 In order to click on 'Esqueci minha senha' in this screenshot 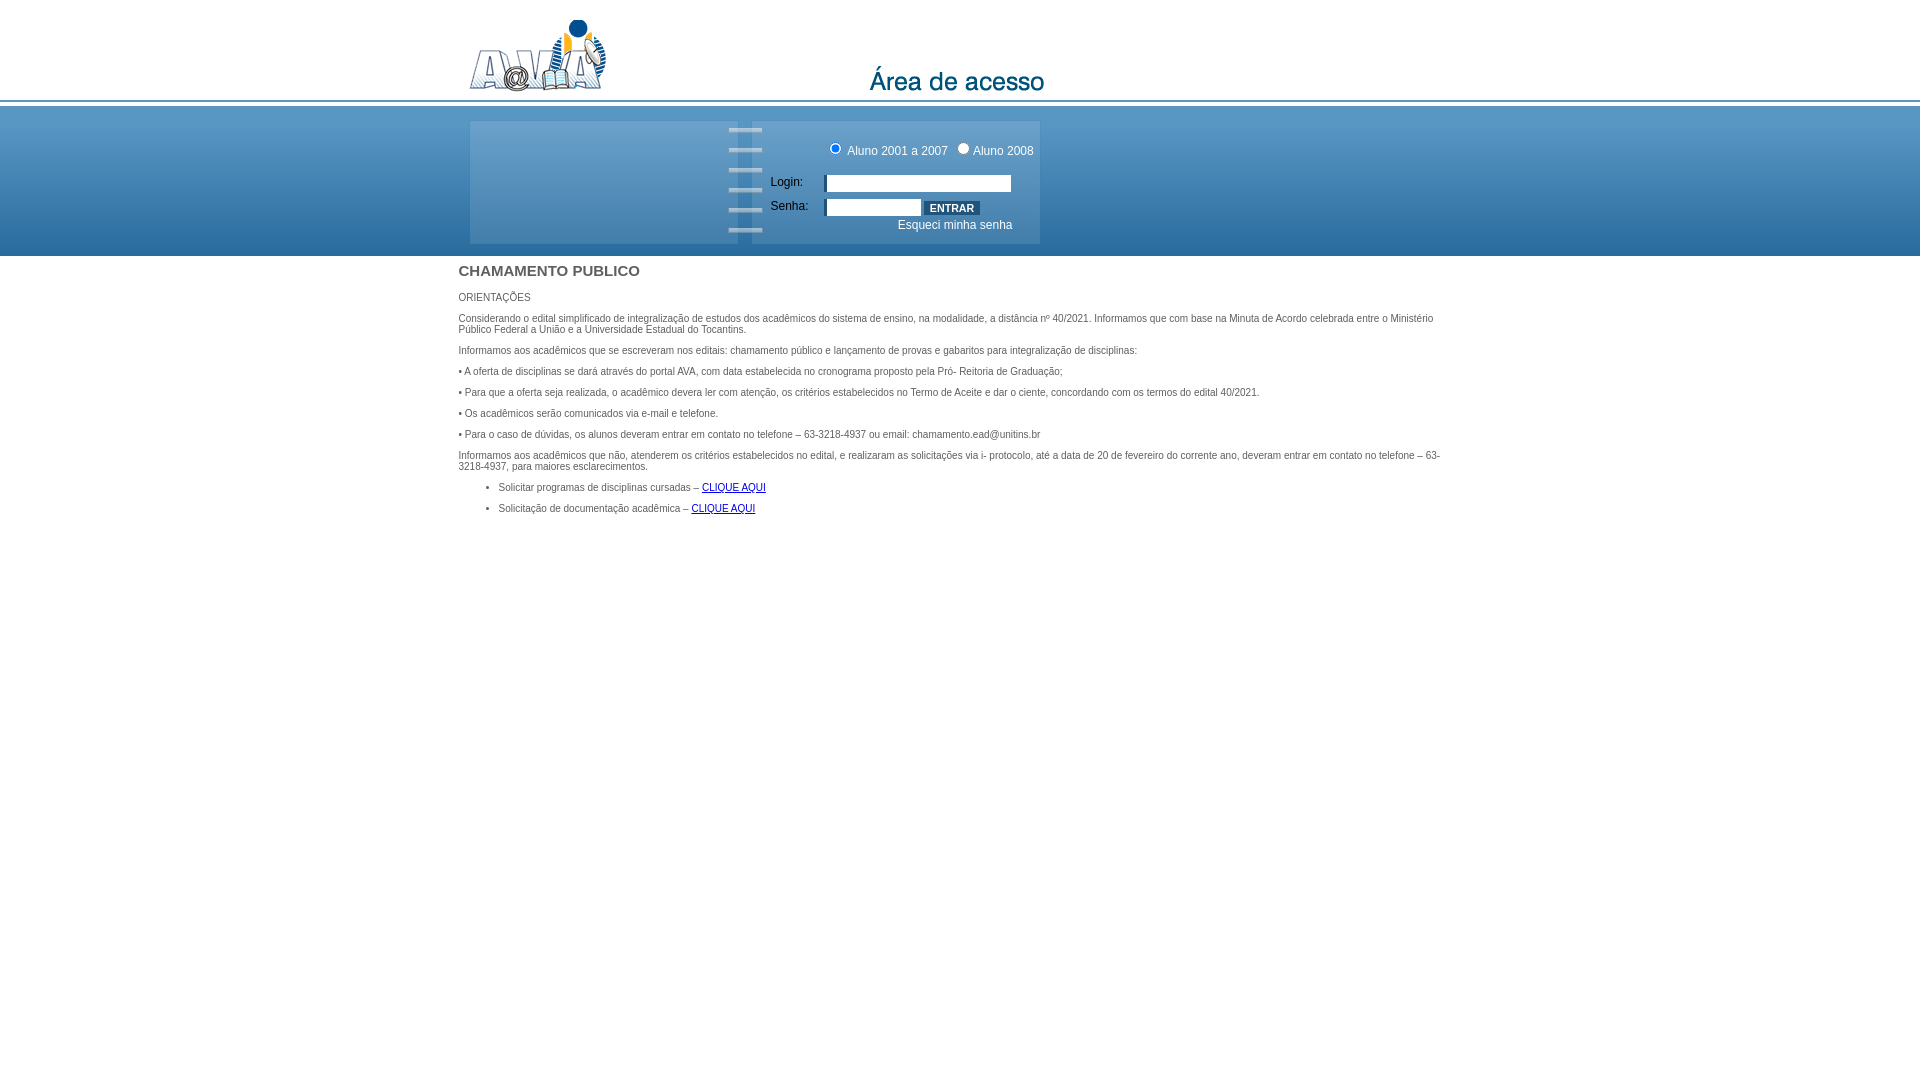, I will do `click(954, 224)`.